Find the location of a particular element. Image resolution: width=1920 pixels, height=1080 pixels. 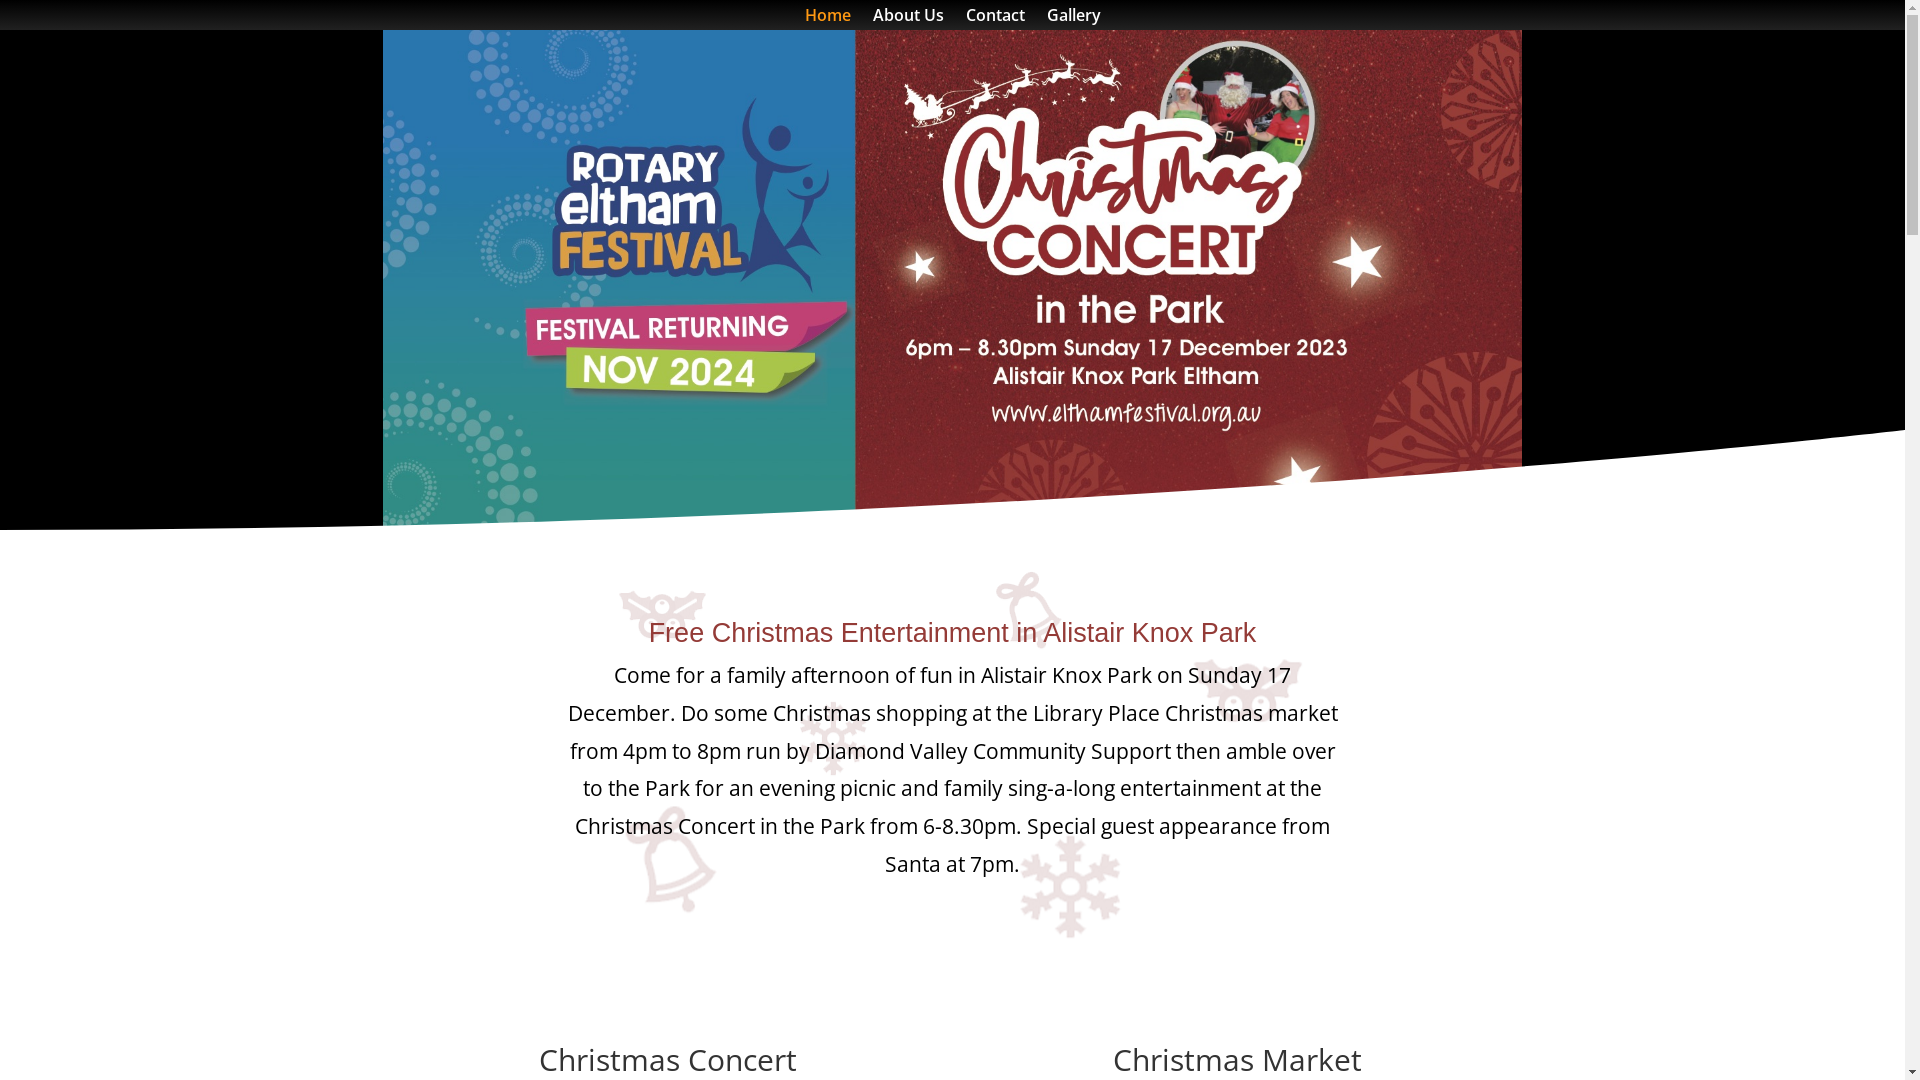

'Home' is located at coordinates (826, 19).